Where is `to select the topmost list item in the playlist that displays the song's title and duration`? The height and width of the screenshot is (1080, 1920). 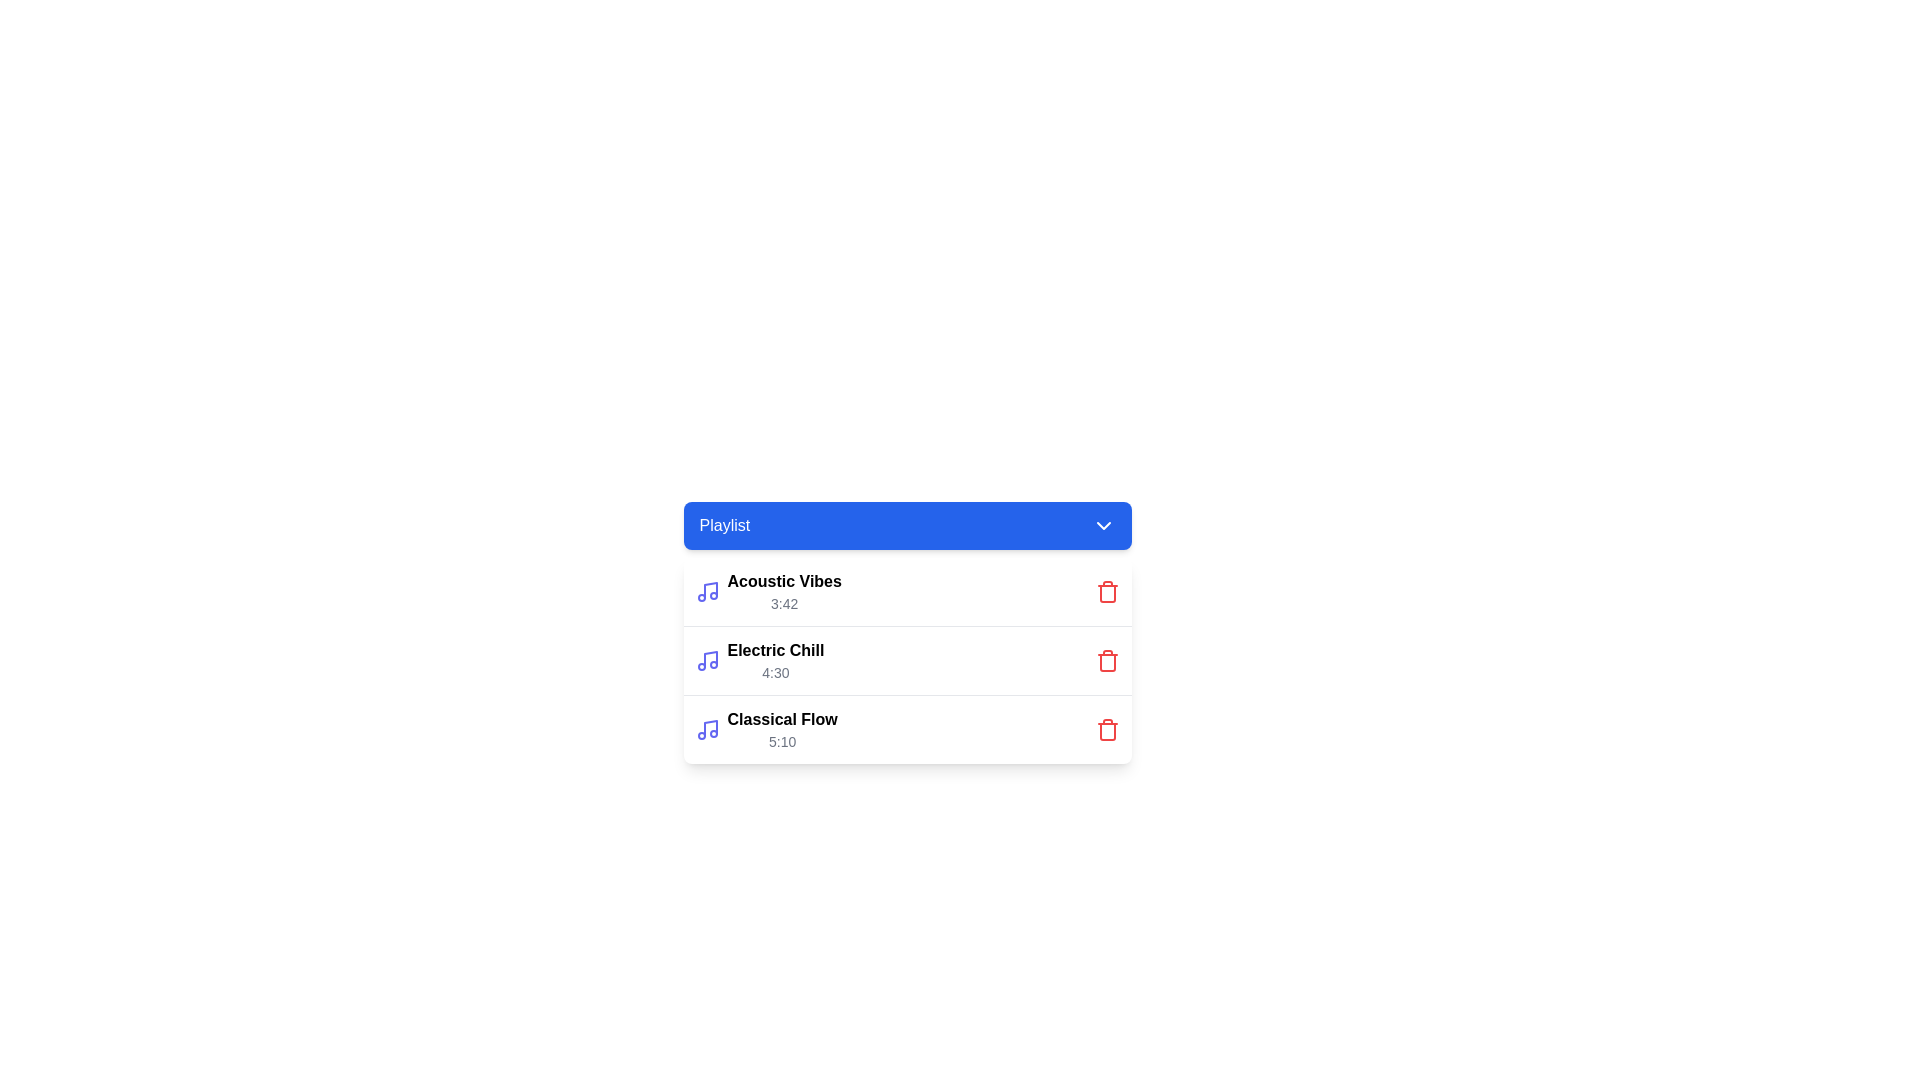
to select the topmost list item in the playlist that displays the song's title and duration is located at coordinates (767, 590).